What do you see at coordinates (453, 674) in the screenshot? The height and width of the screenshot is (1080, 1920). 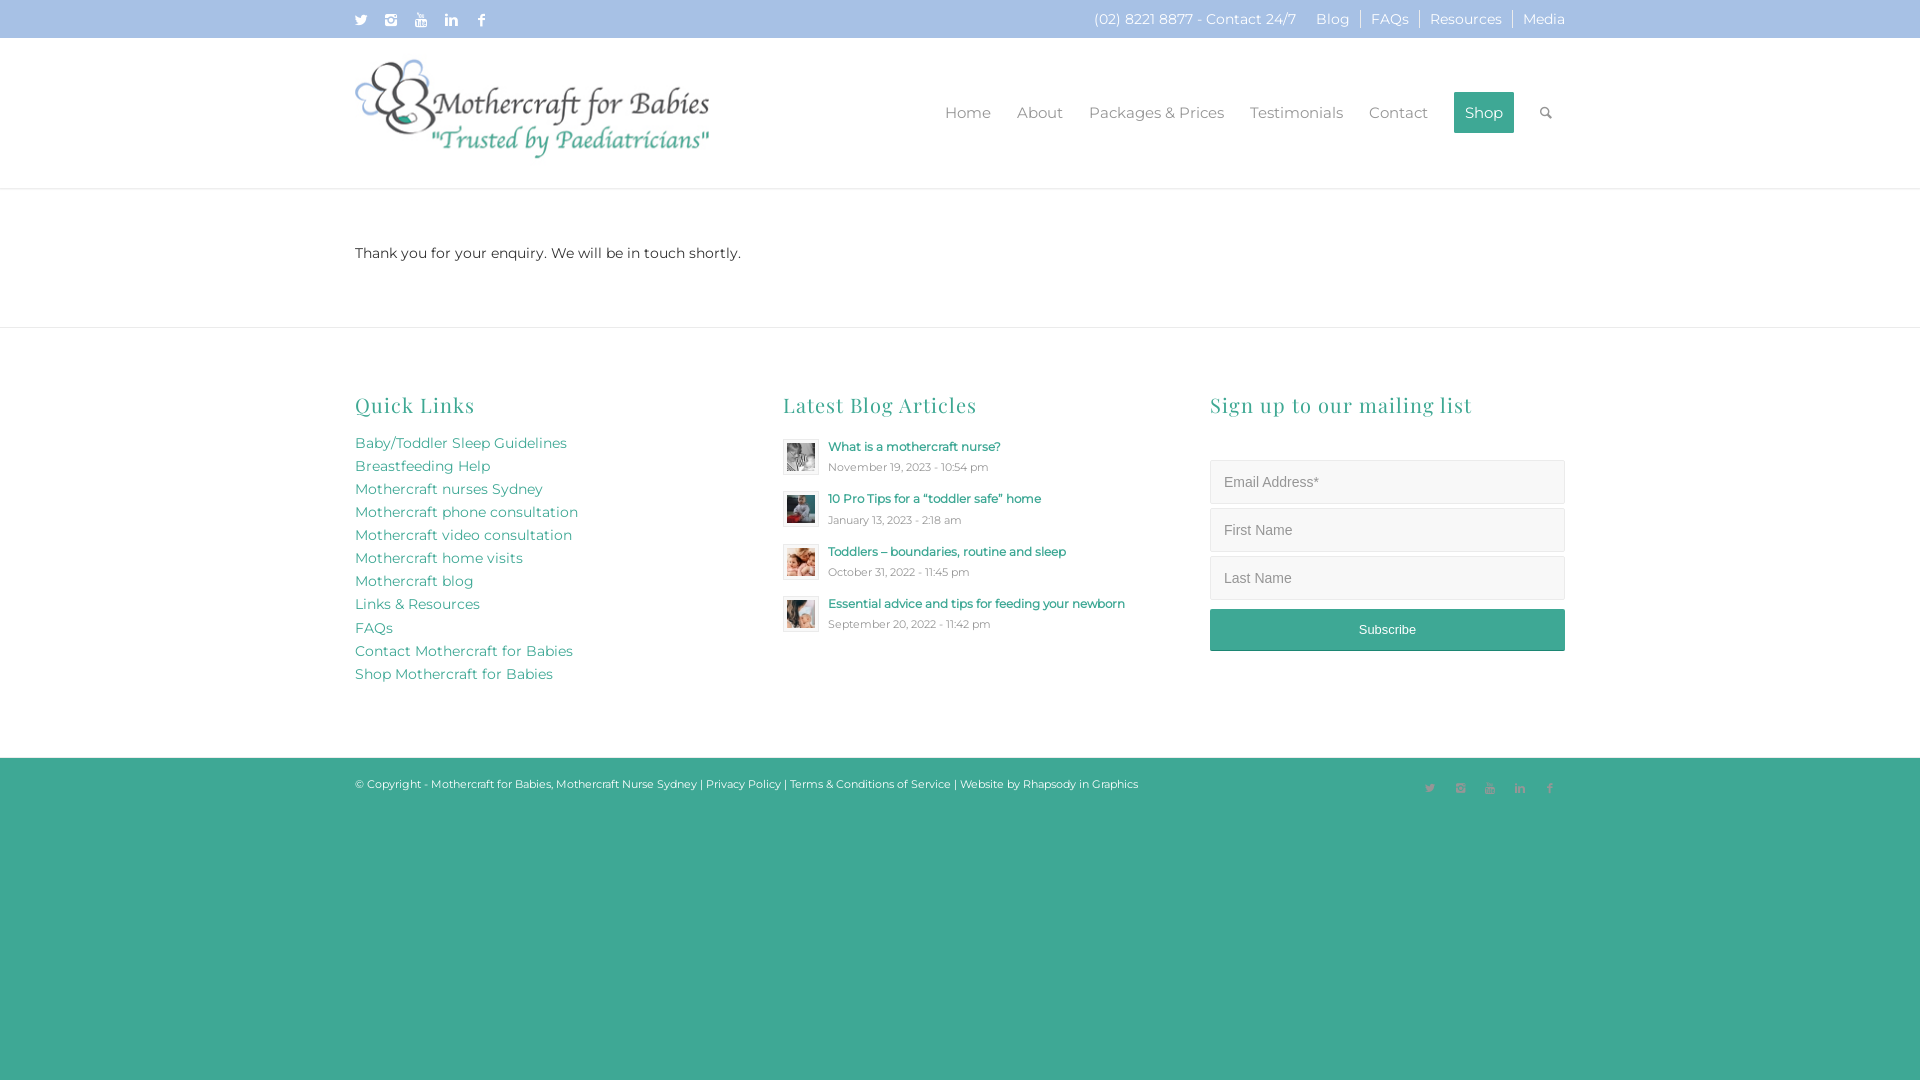 I see `'Shop Mothercraft for Babies'` at bounding box center [453, 674].